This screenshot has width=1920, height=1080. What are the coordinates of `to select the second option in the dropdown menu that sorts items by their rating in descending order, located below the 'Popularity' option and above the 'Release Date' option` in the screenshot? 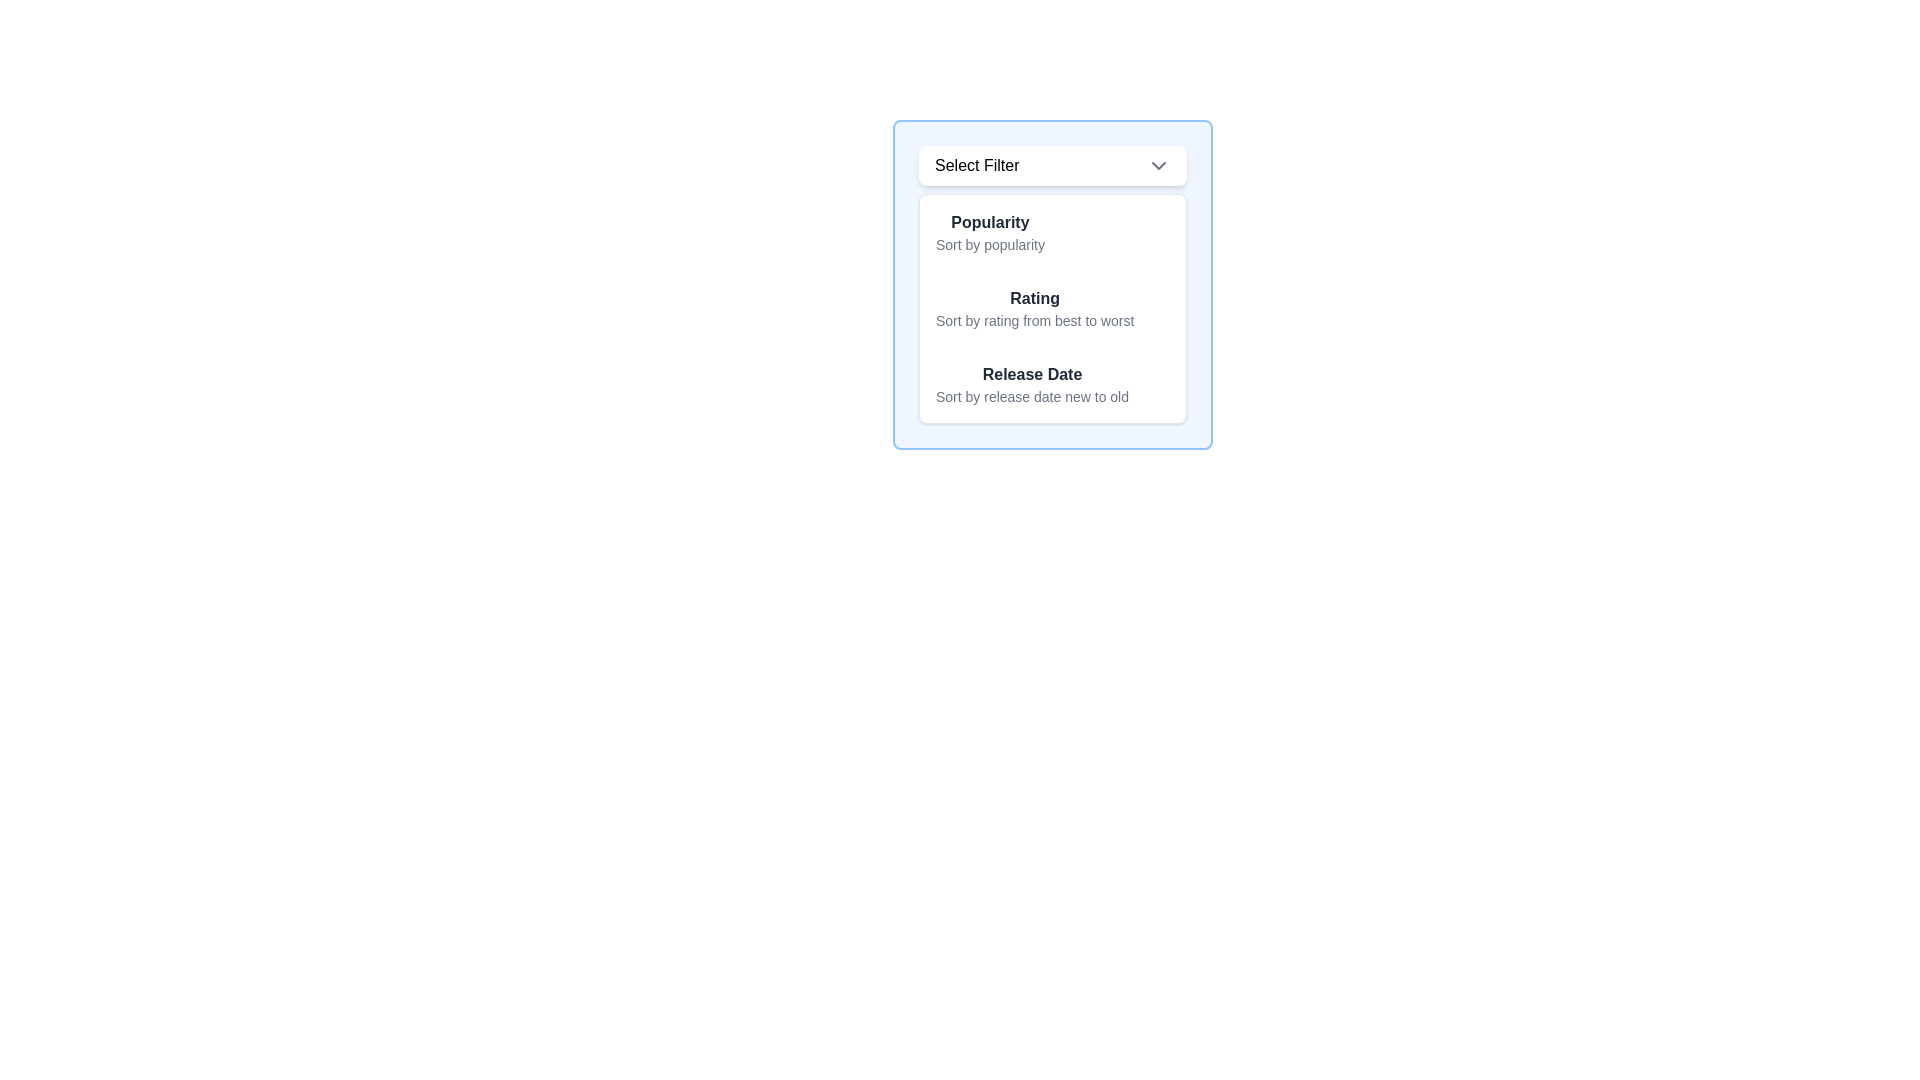 It's located at (1051, 308).